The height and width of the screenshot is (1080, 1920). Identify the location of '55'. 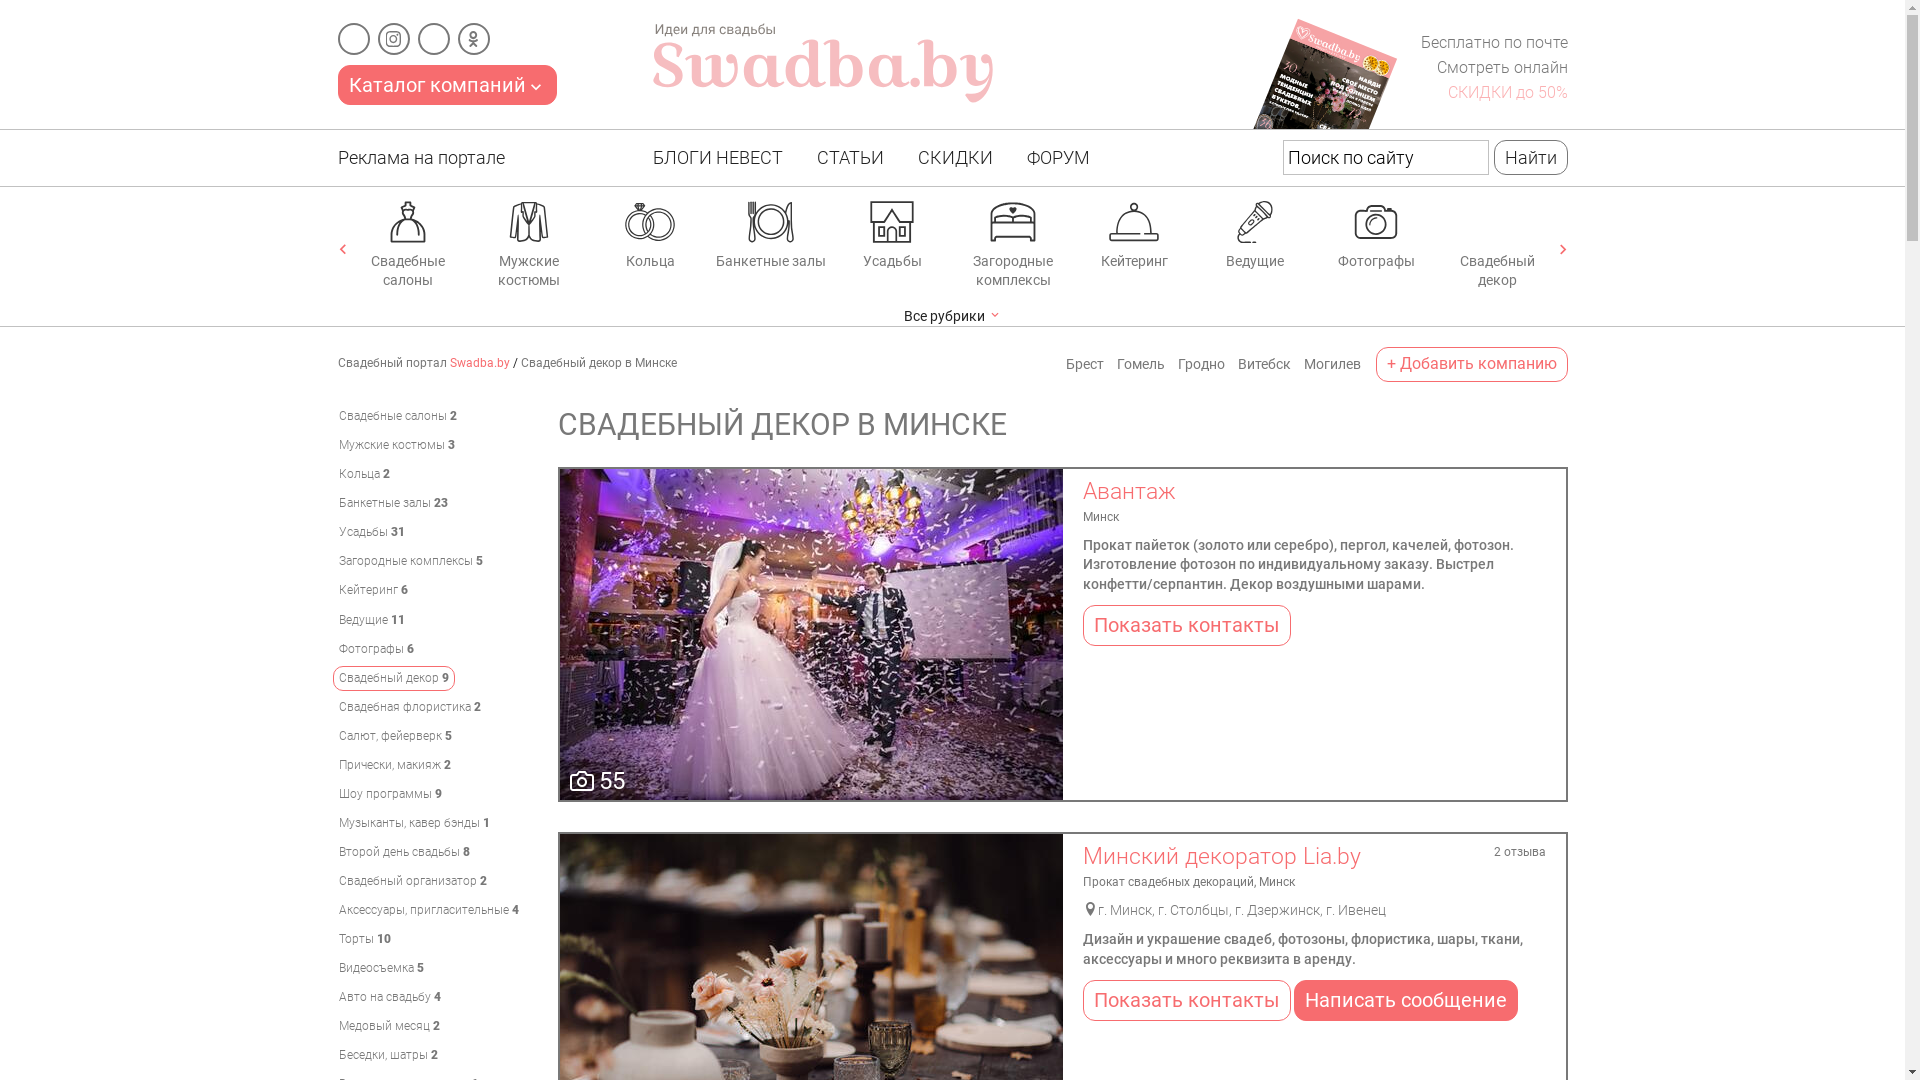
(811, 634).